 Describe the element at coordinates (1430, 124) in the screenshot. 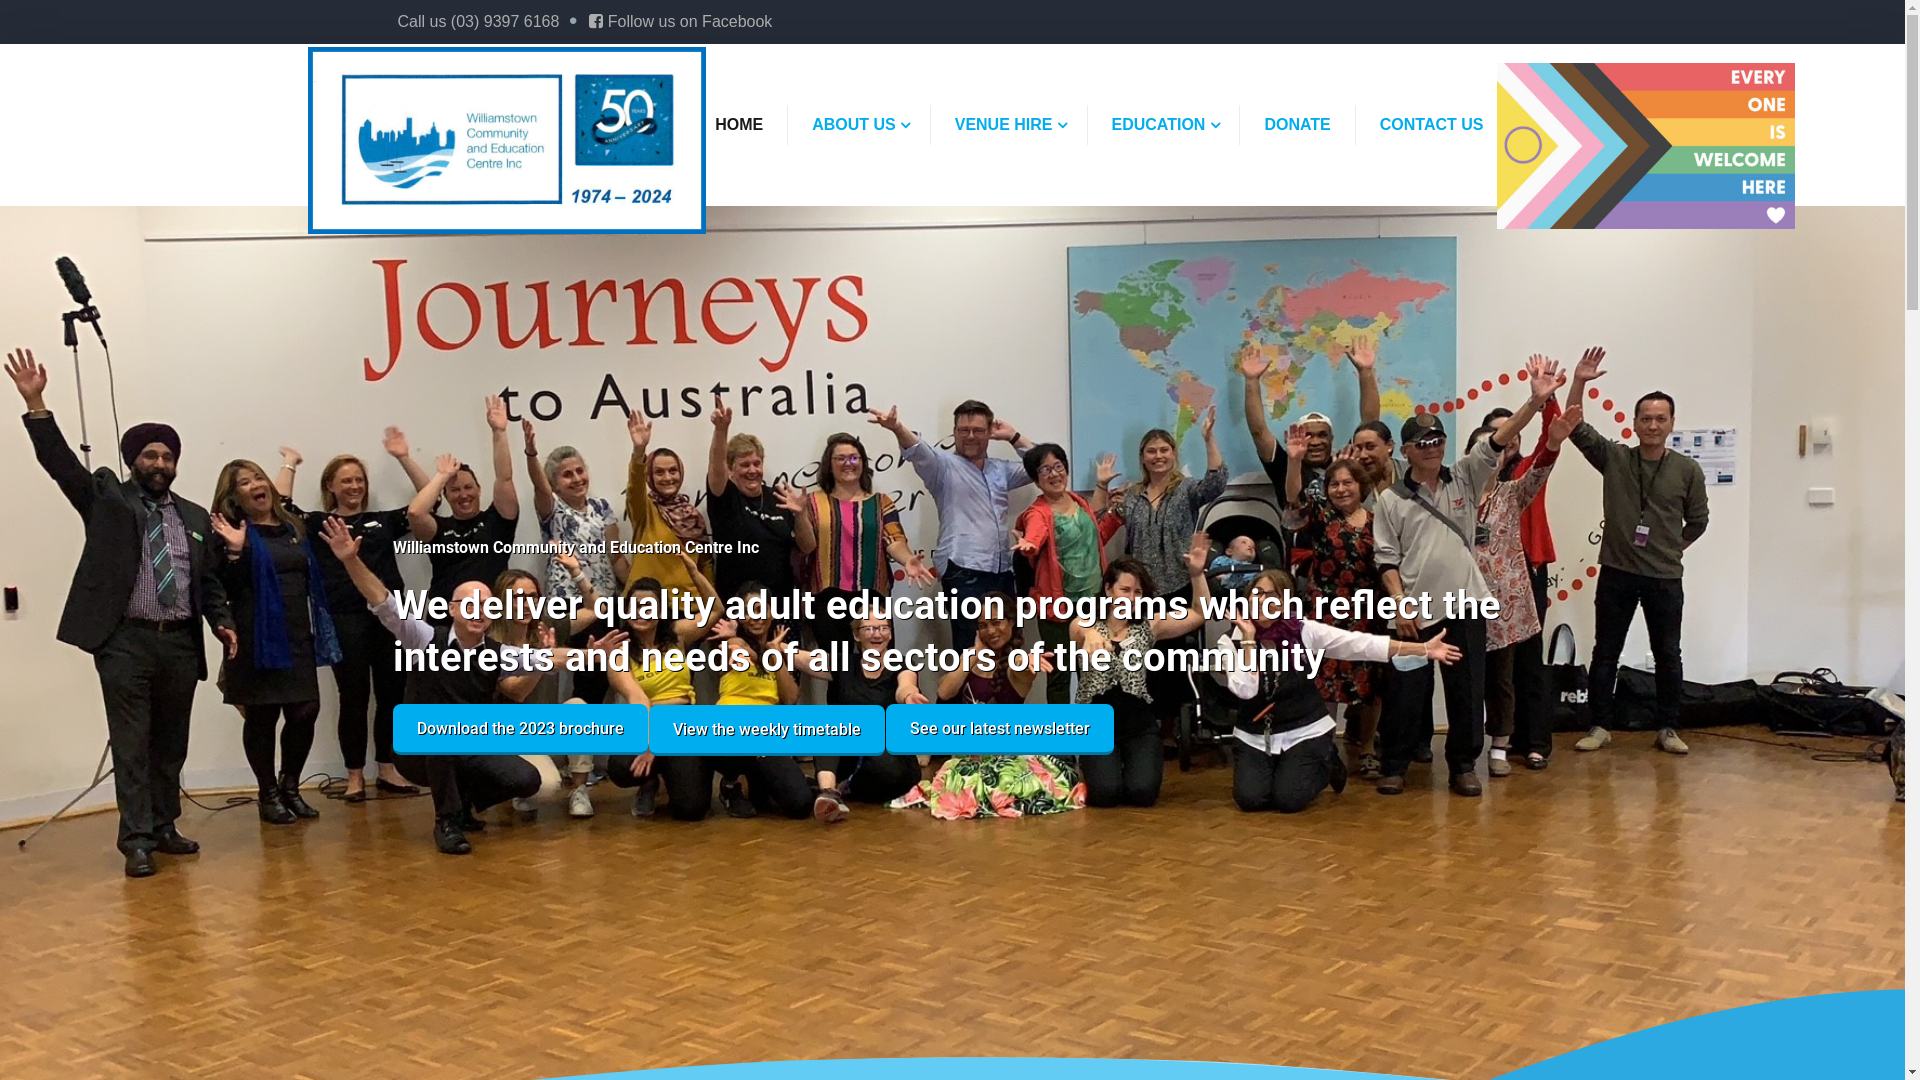

I see `'CONTACT US'` at that location.